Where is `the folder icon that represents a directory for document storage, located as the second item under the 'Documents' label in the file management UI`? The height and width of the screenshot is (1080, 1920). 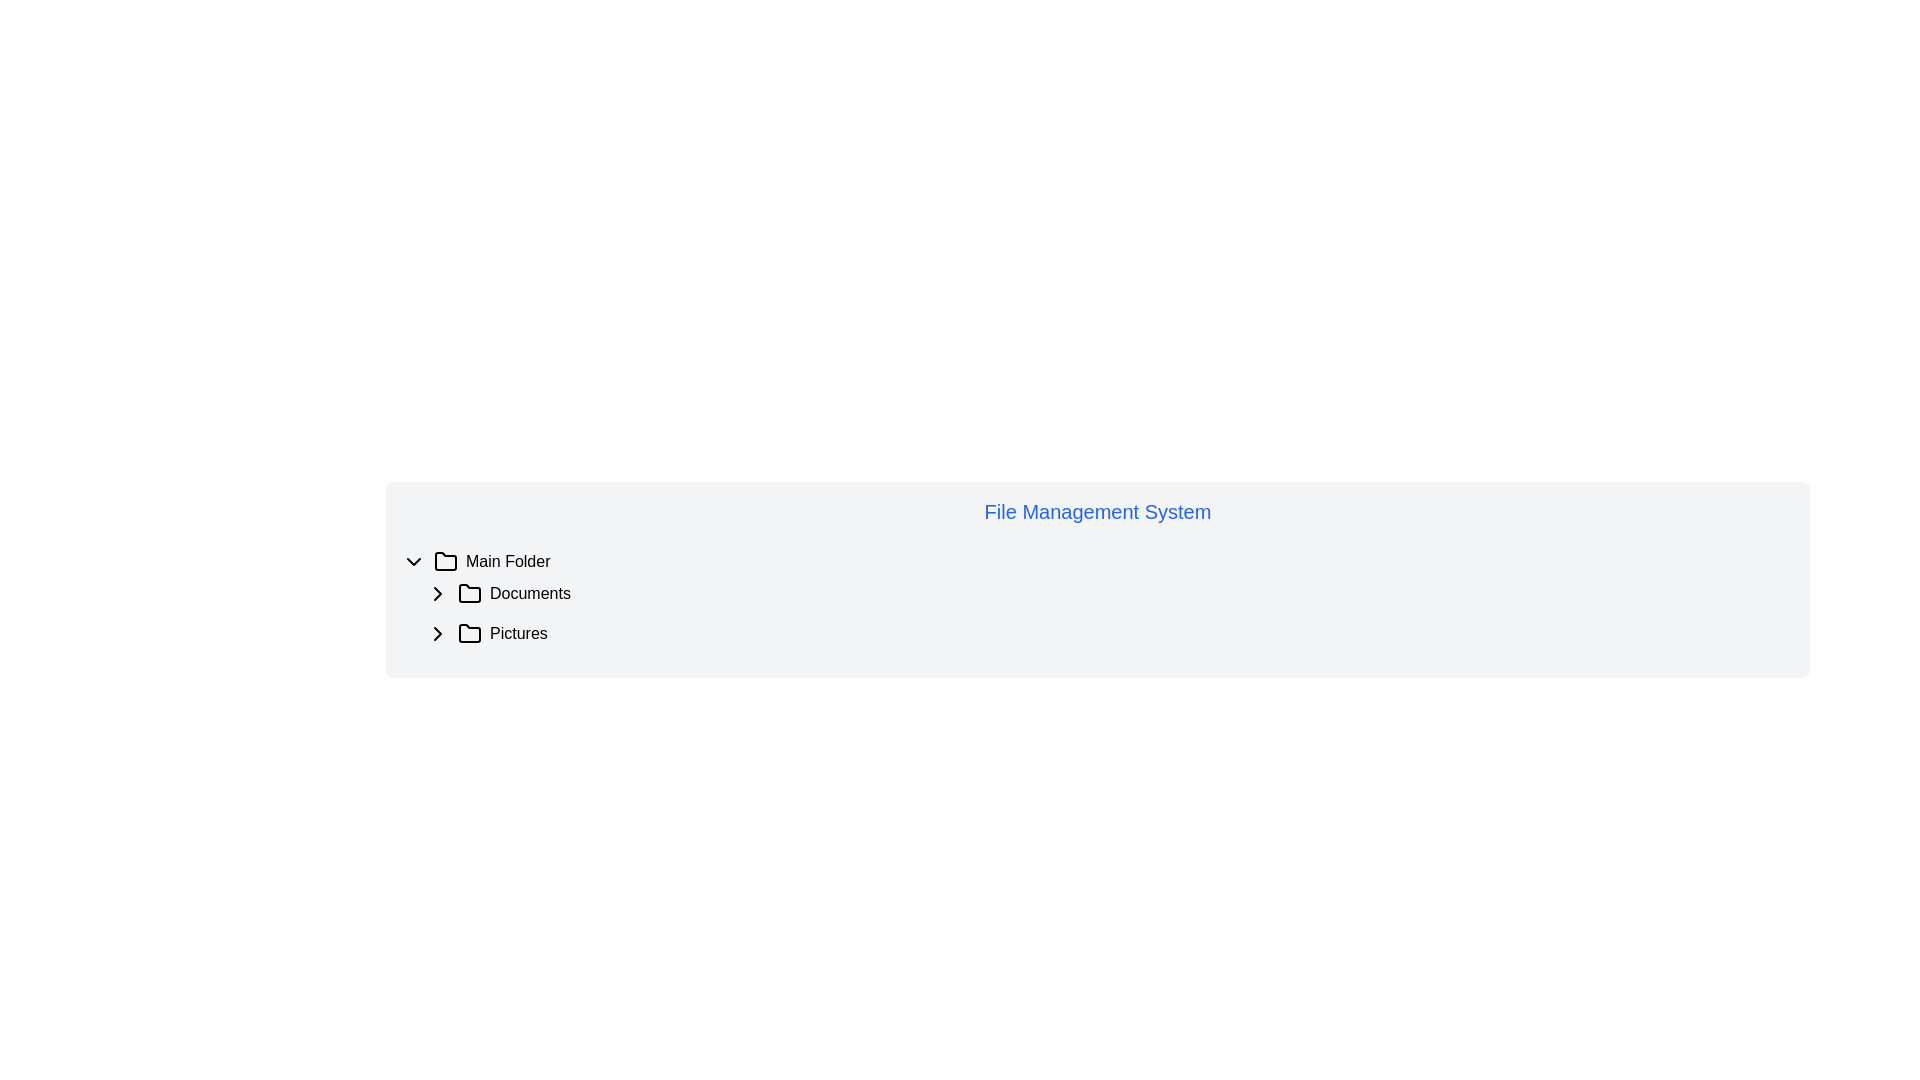
the folder icon that represents a directory for document storage, located as the second item under the 'Documents' label in the file management UI is located at coordinates (469, 592).